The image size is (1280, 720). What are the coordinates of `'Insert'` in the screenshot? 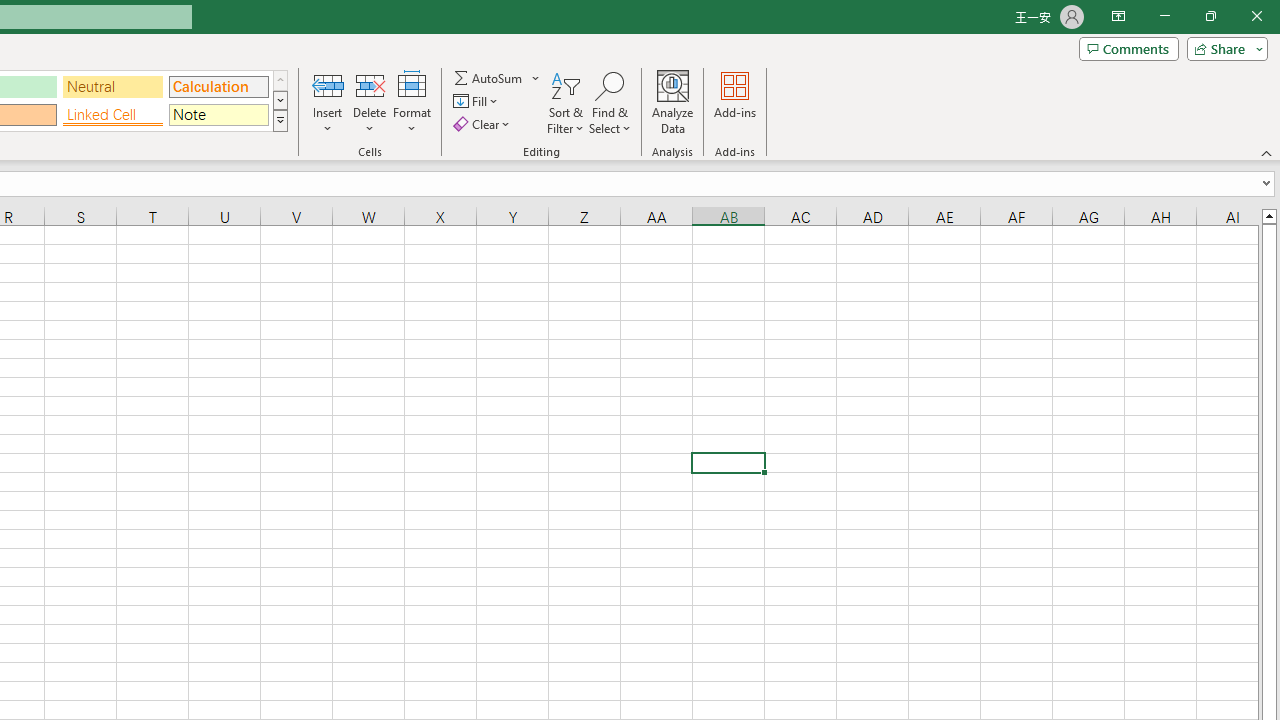 It's located at (328, 103).